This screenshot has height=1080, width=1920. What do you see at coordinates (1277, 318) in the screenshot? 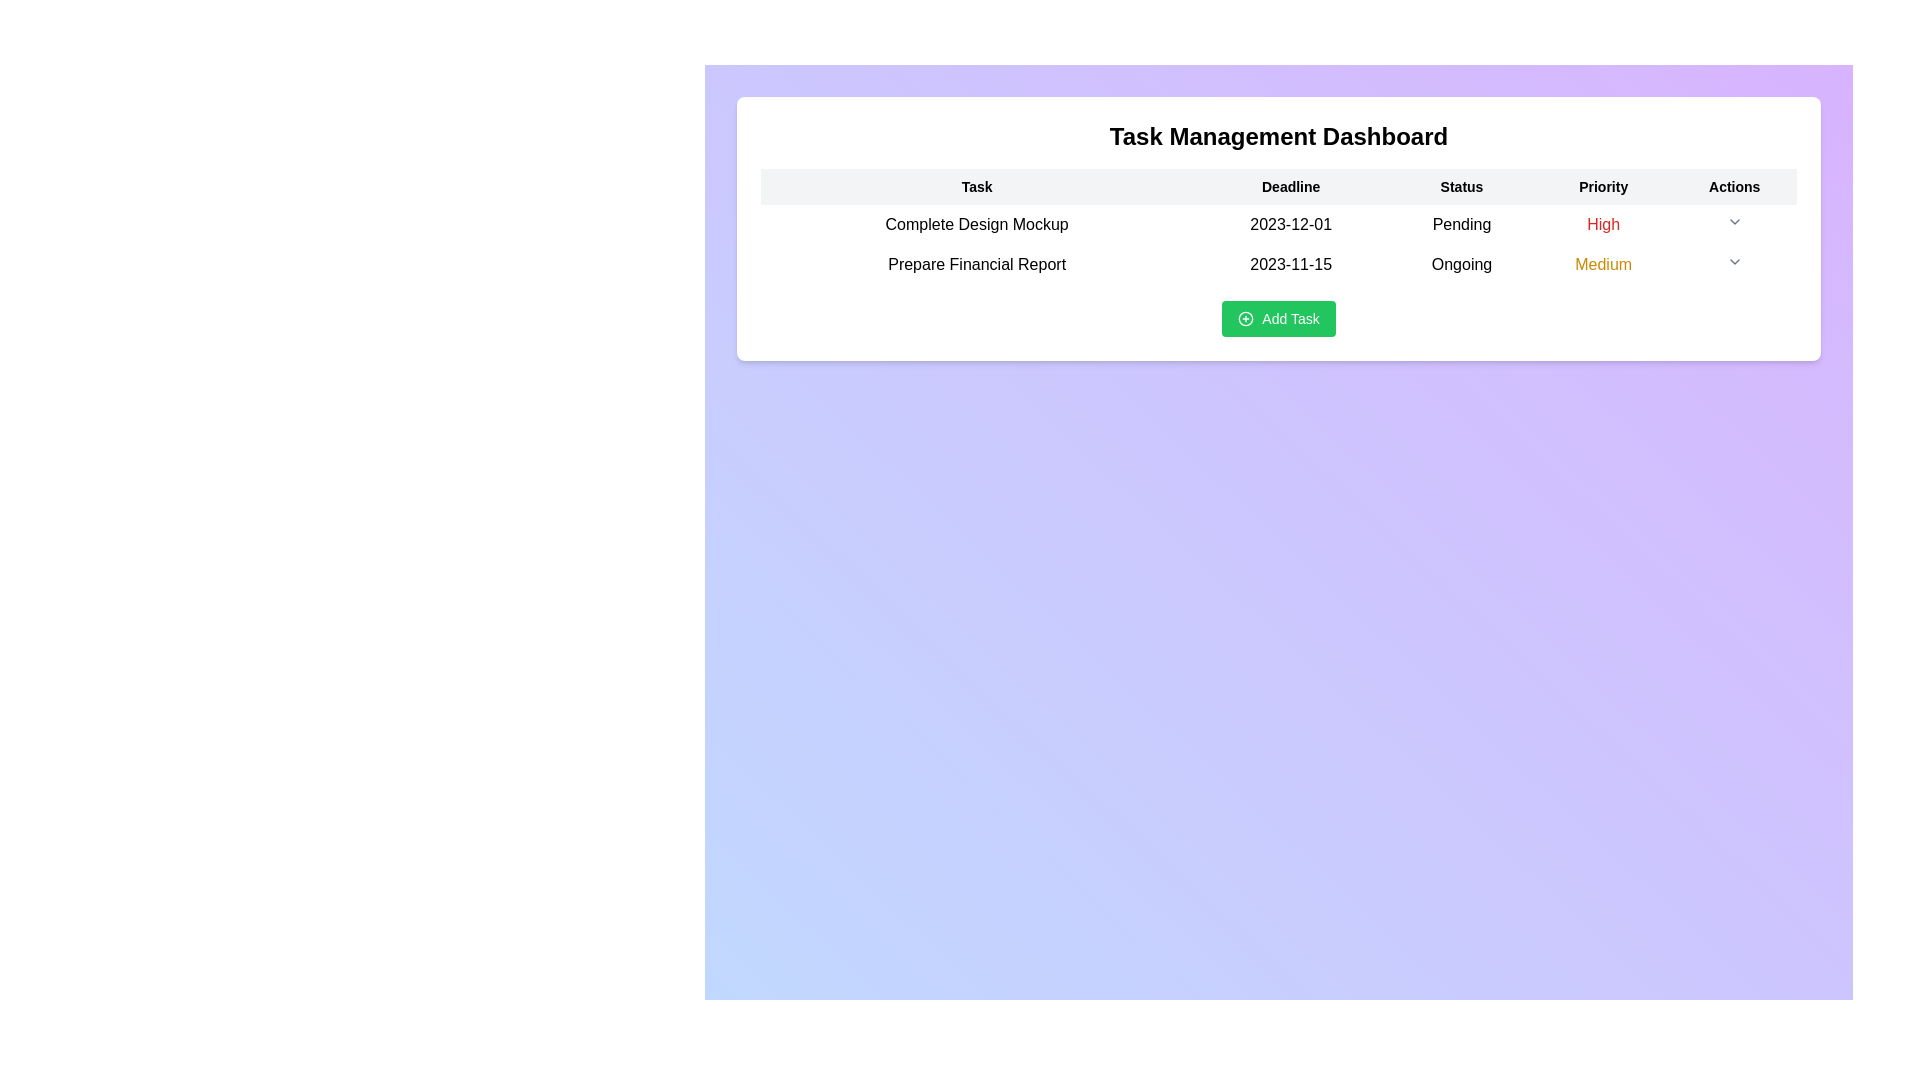
I see `the green 'Add Task' button with a white plus sign icon to observe the hover effect` at bounding box center [1277, 318].